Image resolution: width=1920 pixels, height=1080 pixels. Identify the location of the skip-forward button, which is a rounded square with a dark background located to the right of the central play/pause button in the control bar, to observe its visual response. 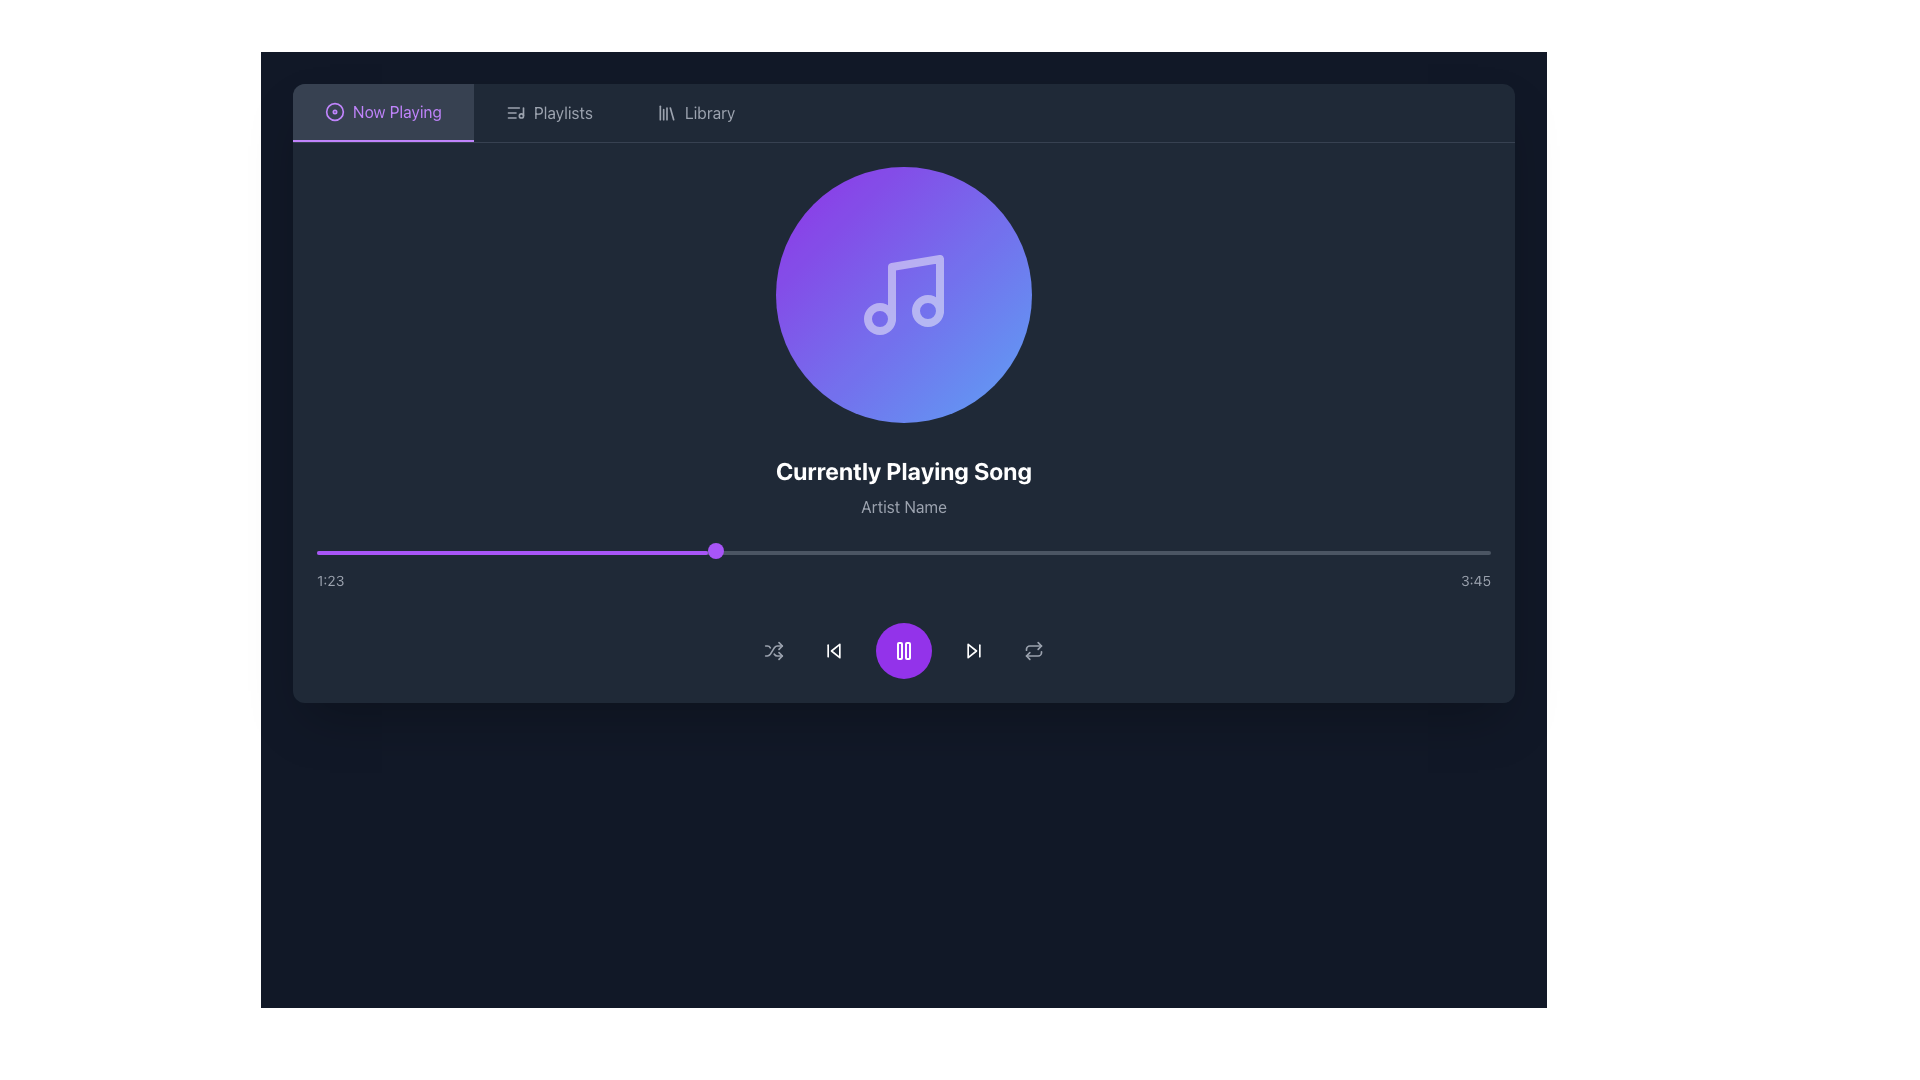
(974, 651).